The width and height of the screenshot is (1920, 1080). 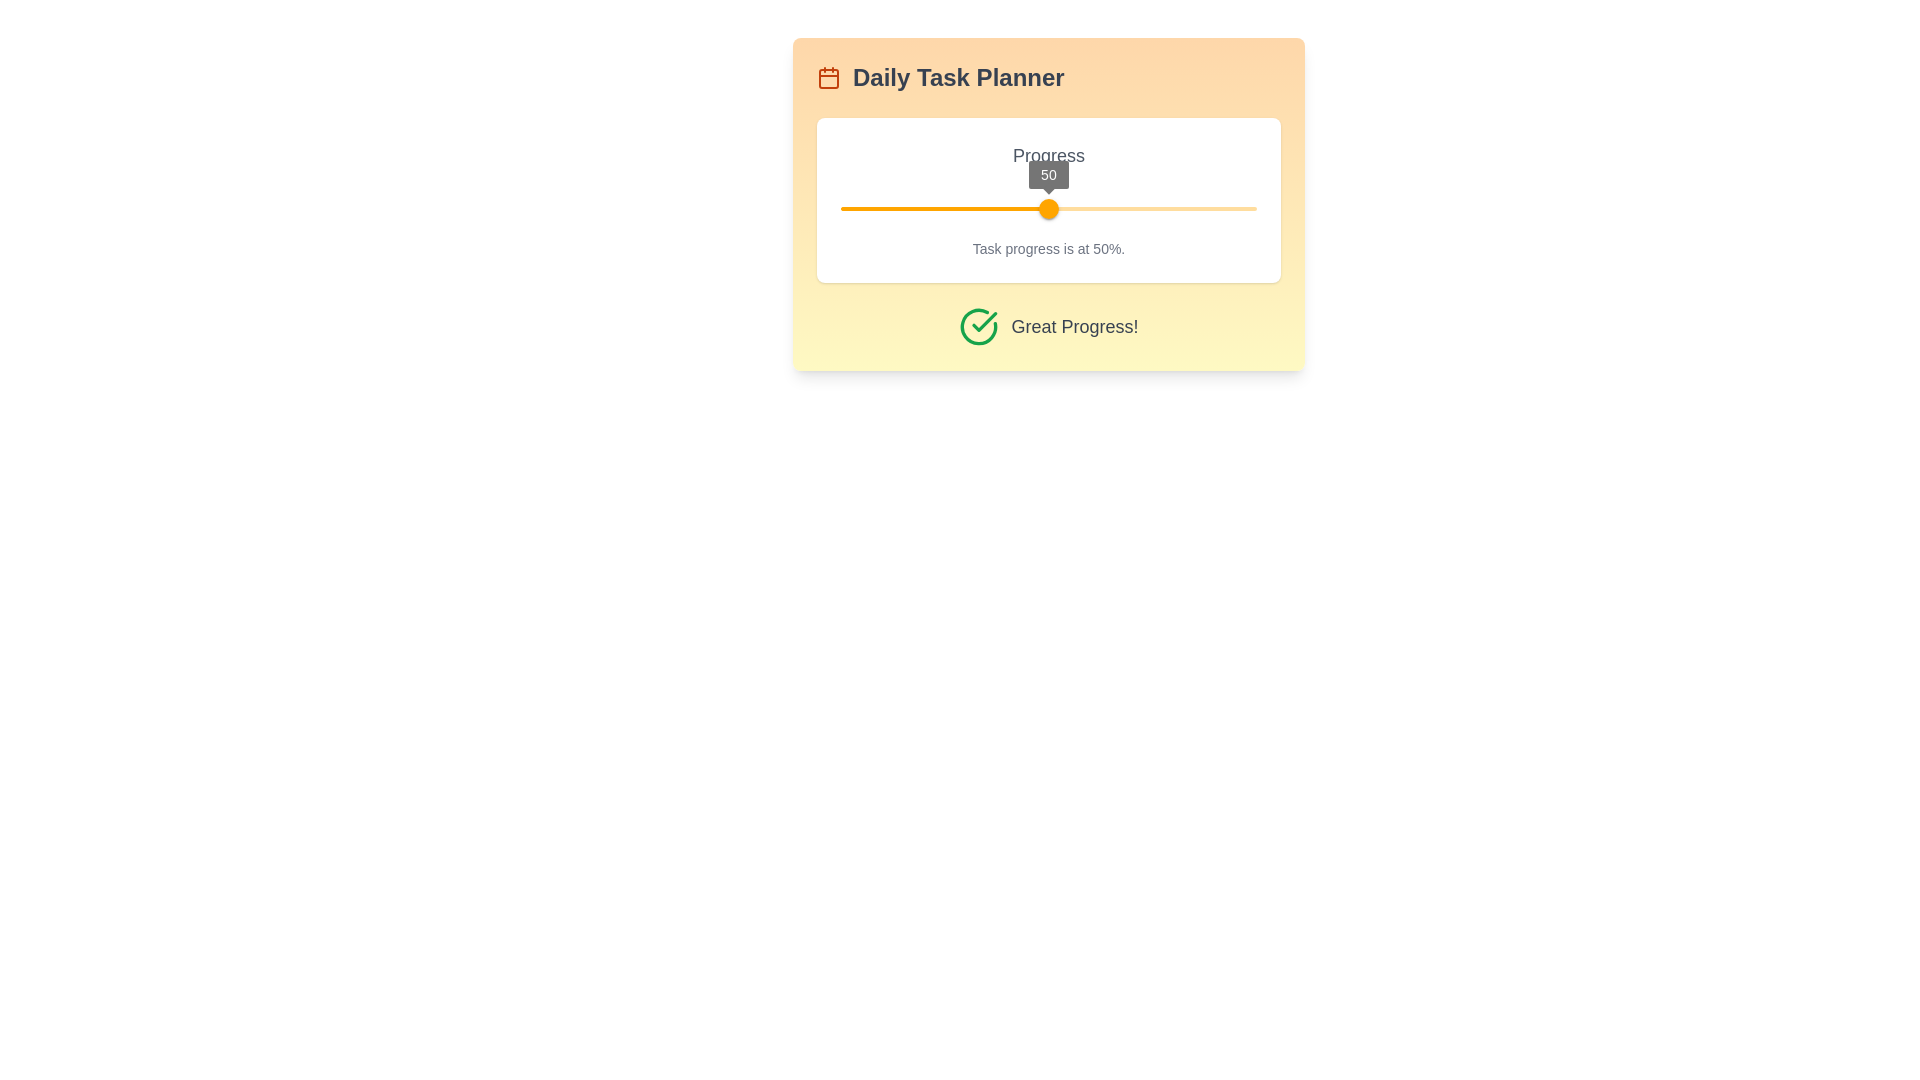 I want to click on the informative text element that displays 'Great Progress!' with a green check mark icon, located at the bottom of the 'Daily Task Planner' card section, so click(x=1048, y=326).